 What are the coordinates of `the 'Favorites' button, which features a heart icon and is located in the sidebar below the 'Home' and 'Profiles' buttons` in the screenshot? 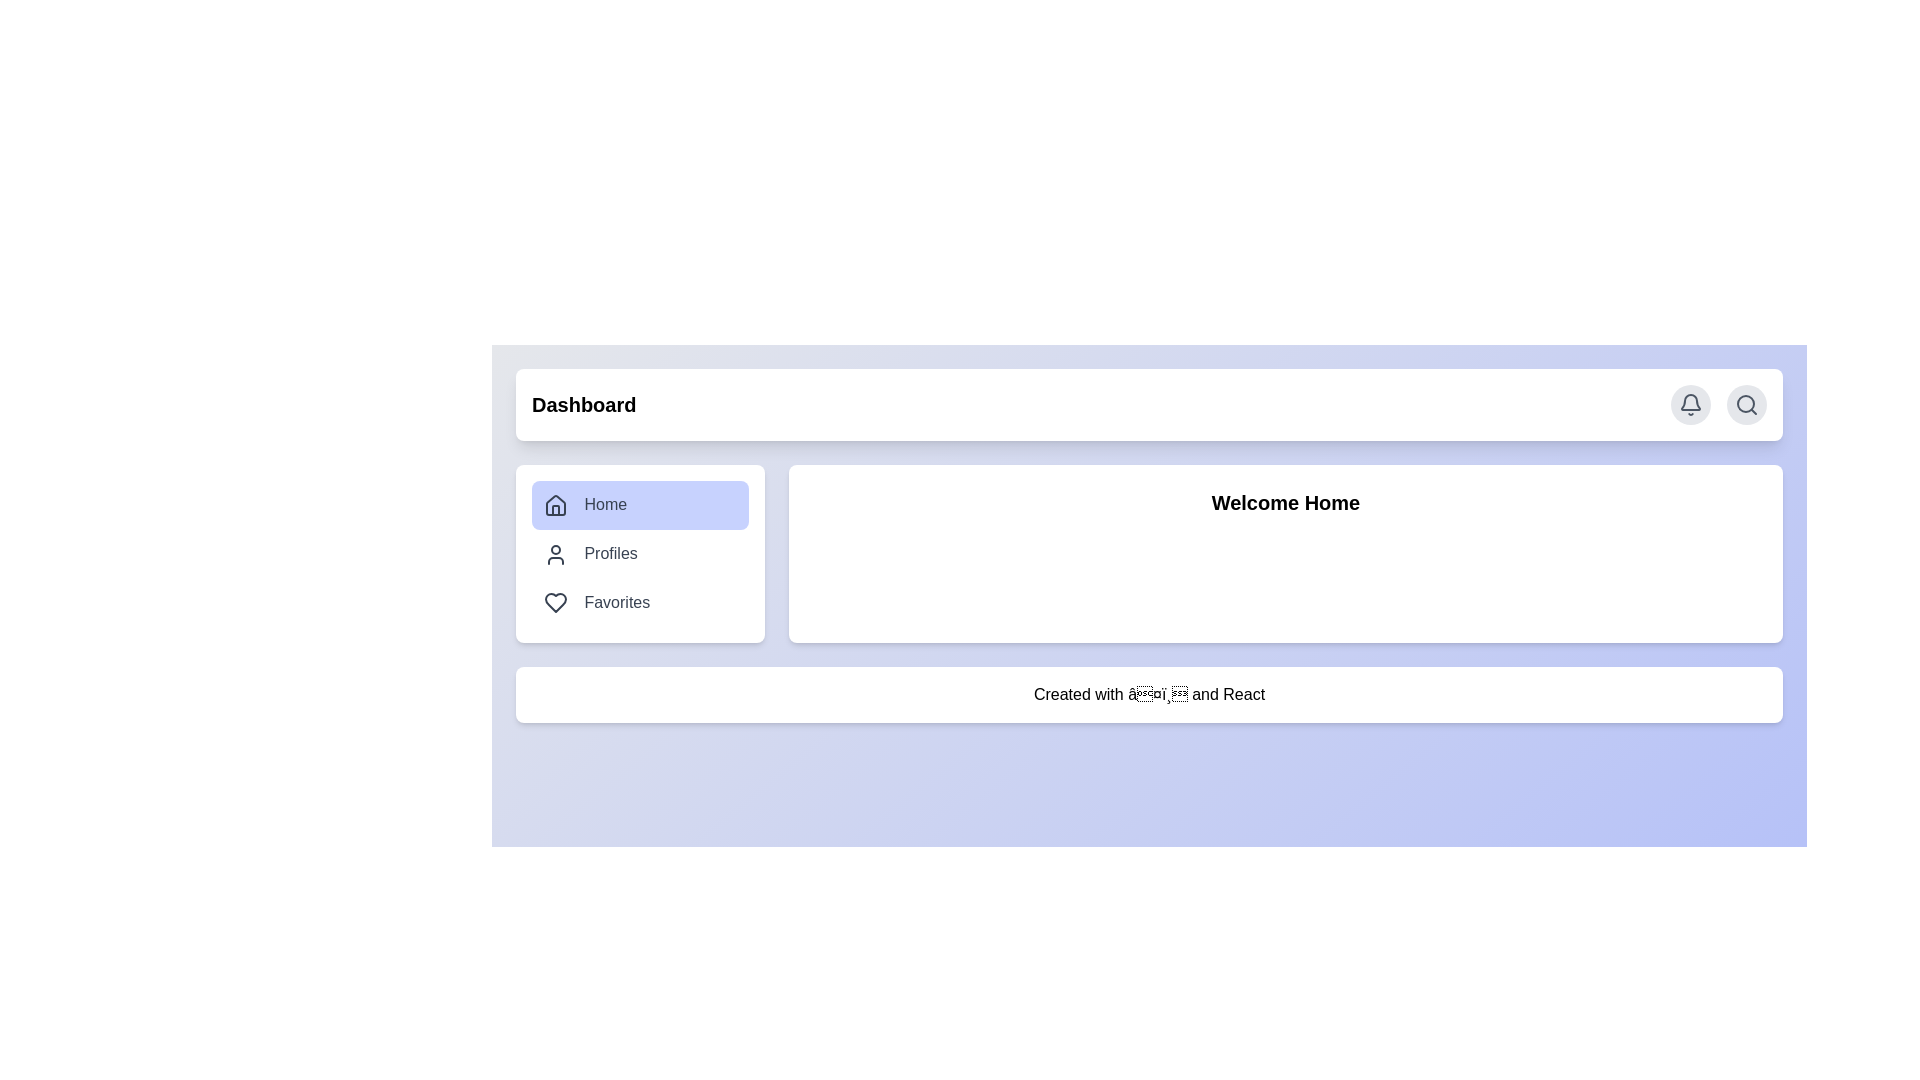 It's located at (640, 601).